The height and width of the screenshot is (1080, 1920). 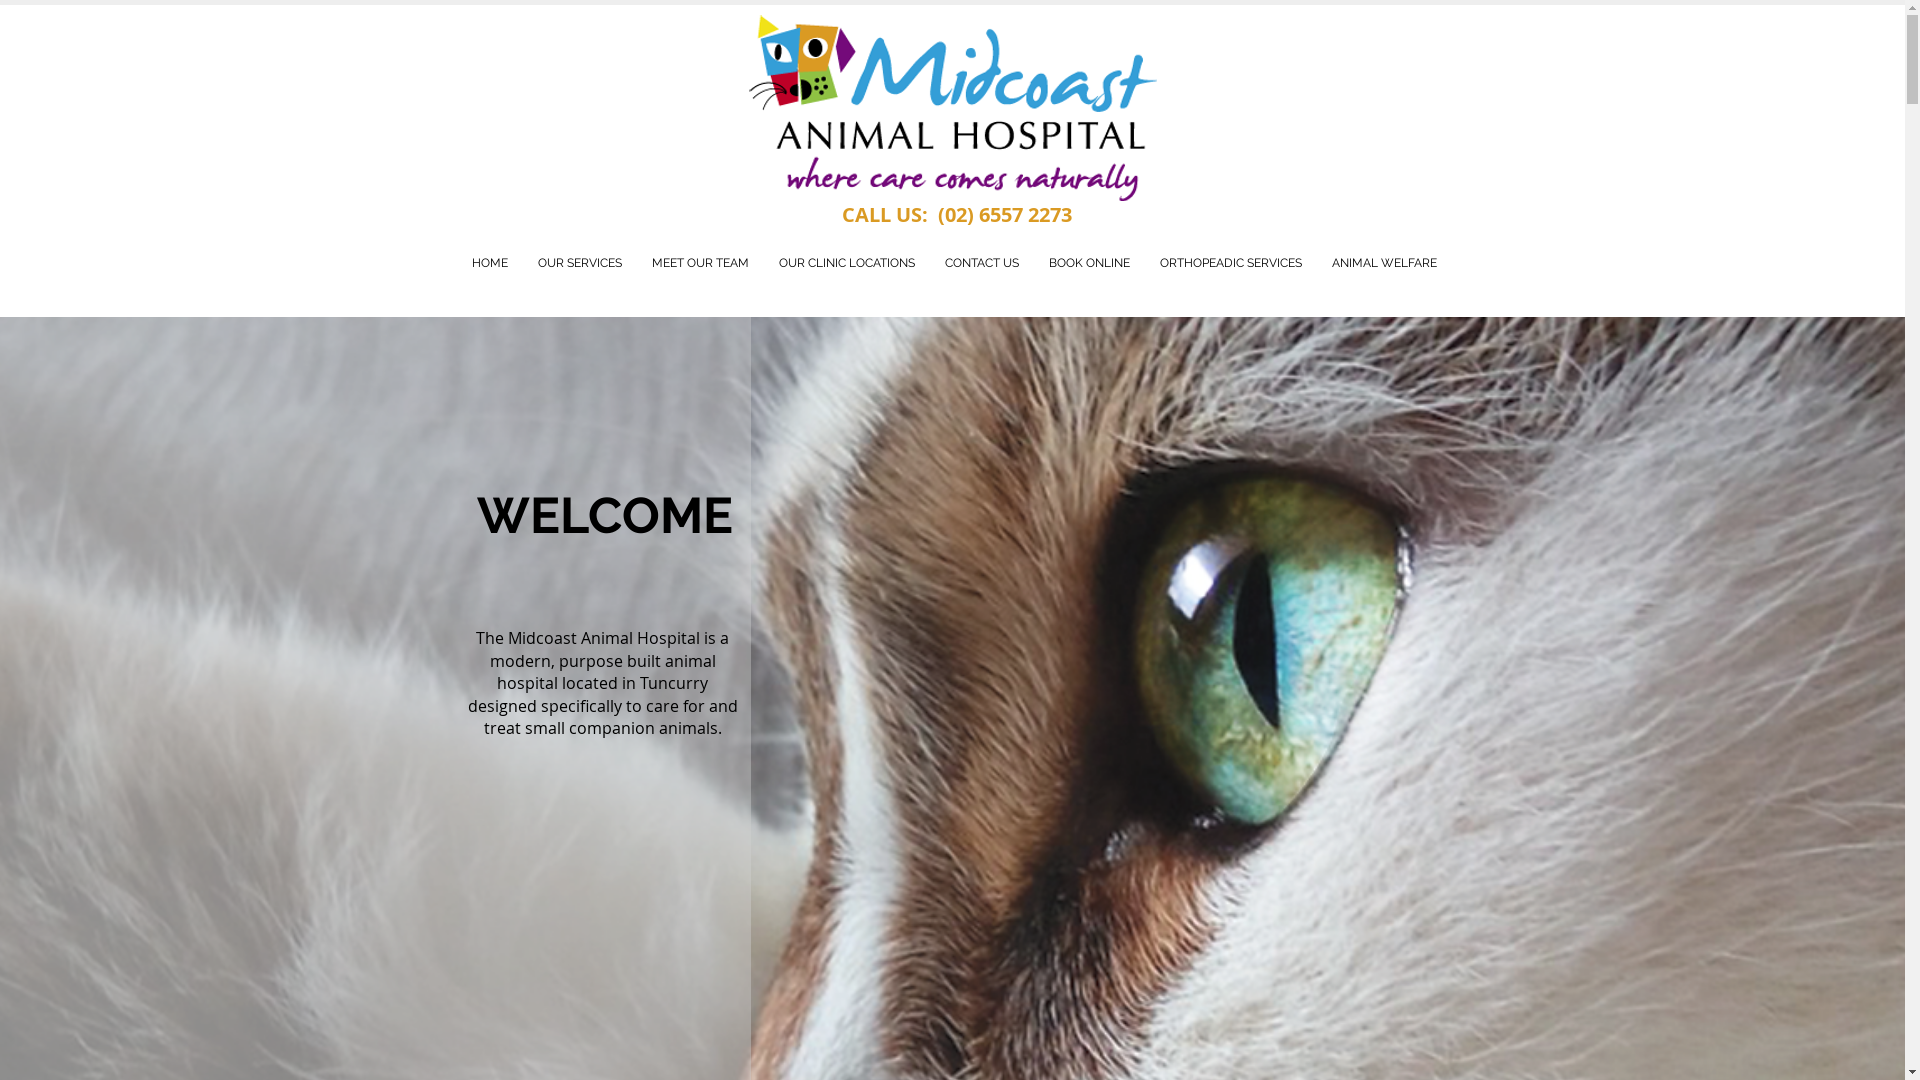 I want to click on 'ANIMAL WELFARE', so click(x=1382, y=262).